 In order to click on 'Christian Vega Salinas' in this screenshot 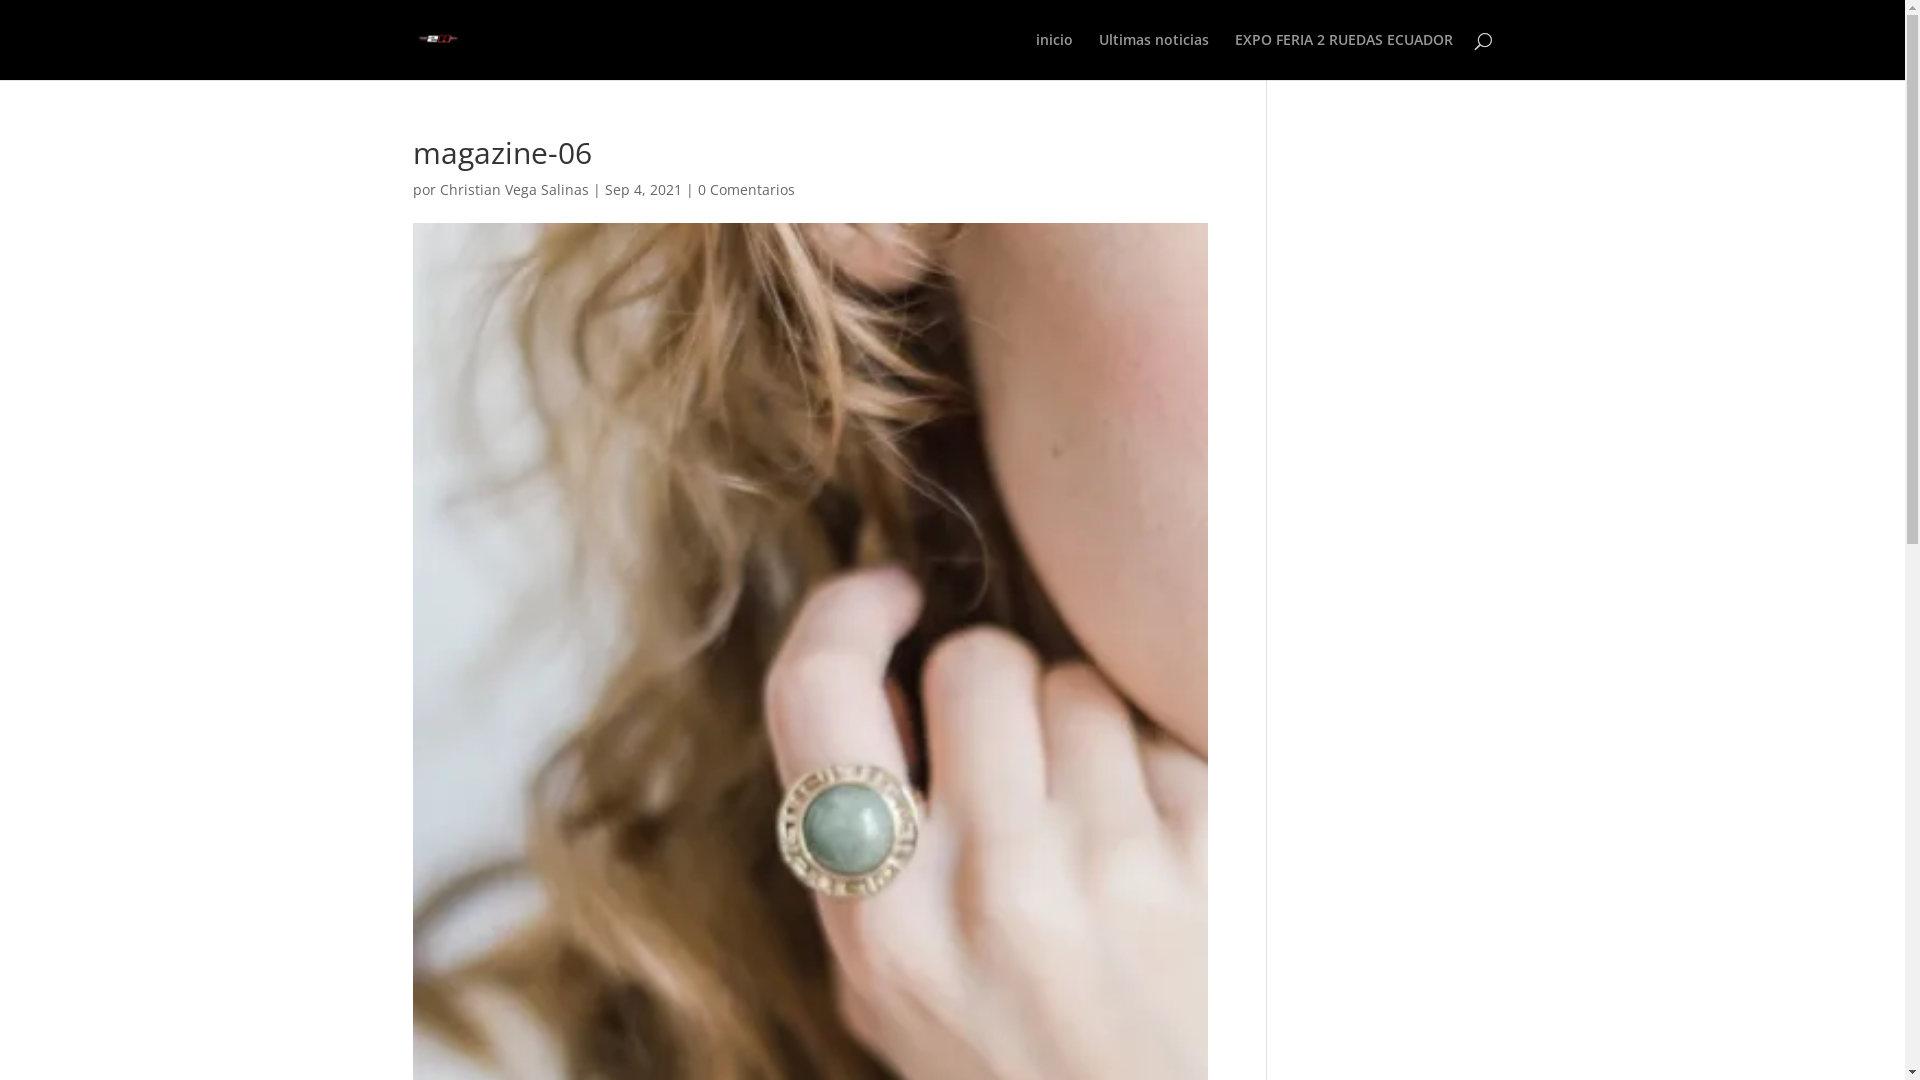, I will do `click(514, 189)`.